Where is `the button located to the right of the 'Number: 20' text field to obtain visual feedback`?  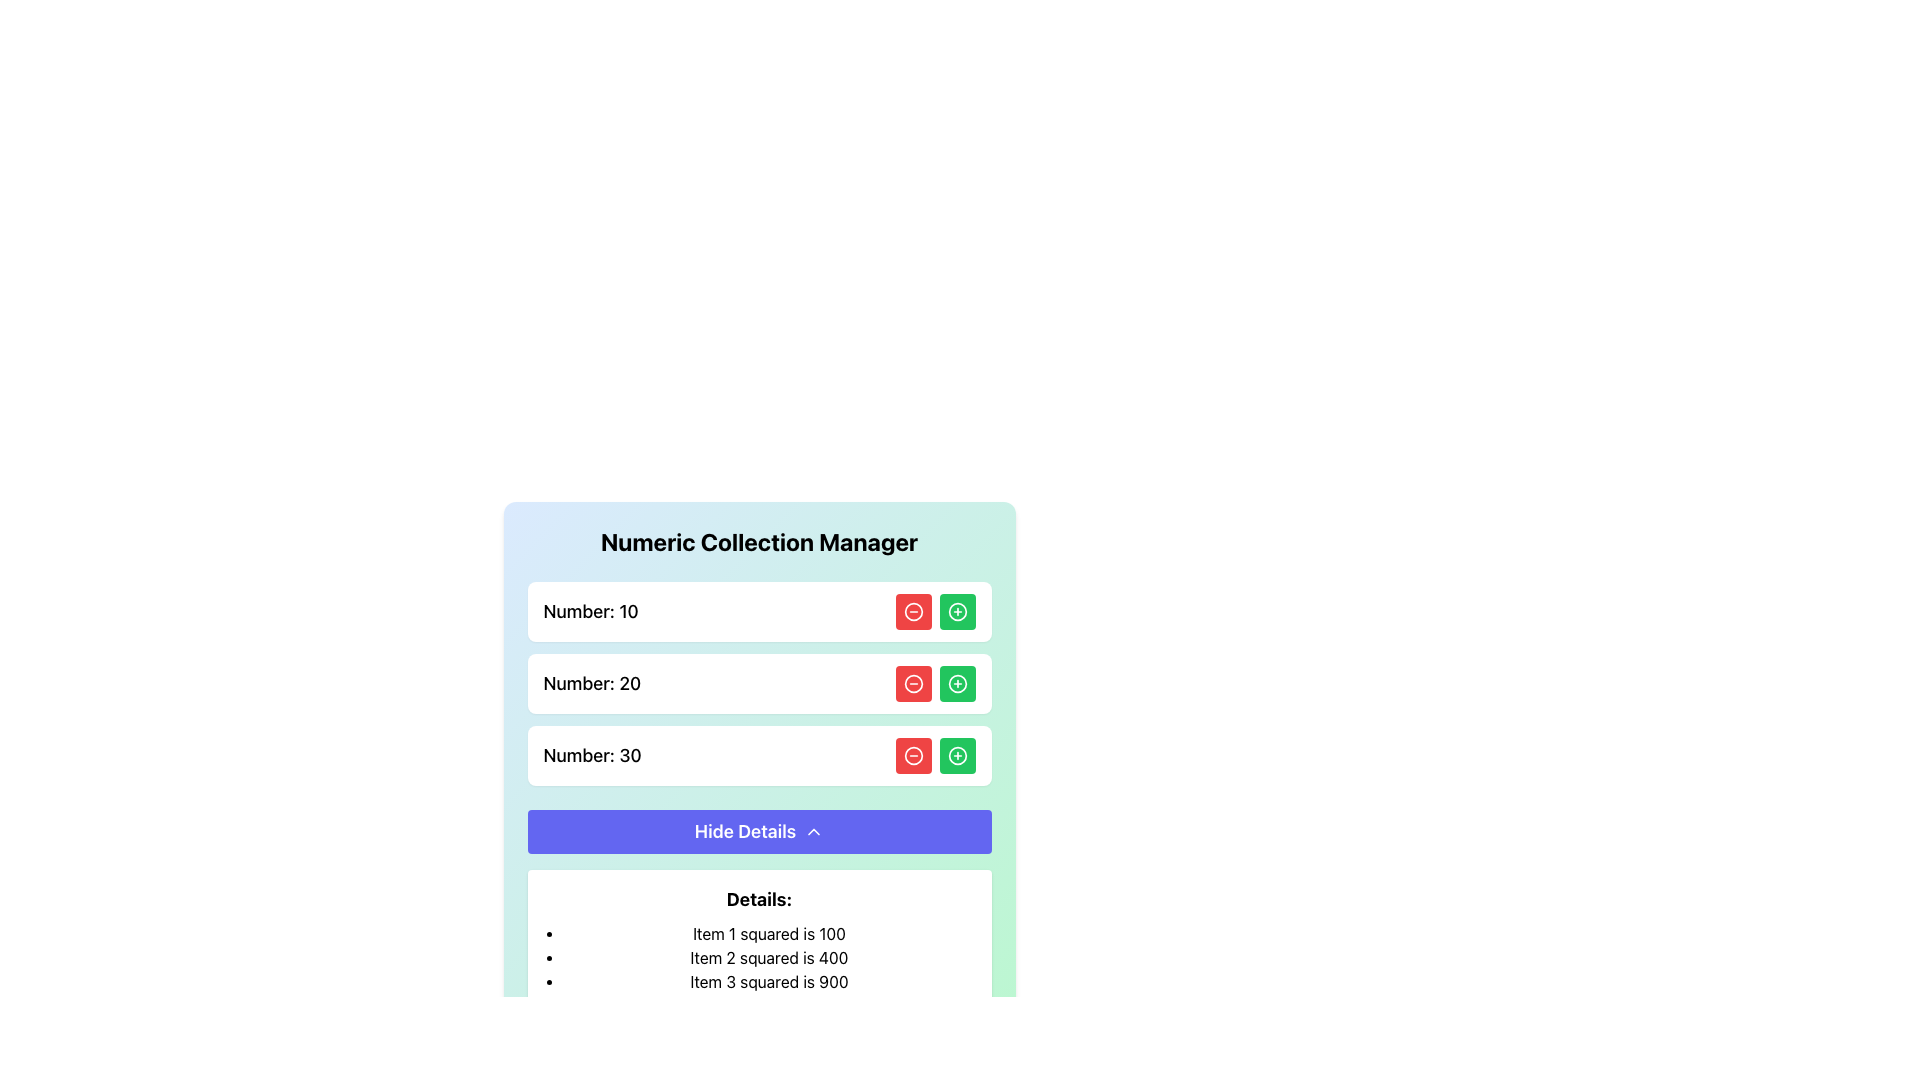
the button located to the right of the 'Number: 20' text field to obtain visual feedback is located at coordinates (956, 682).